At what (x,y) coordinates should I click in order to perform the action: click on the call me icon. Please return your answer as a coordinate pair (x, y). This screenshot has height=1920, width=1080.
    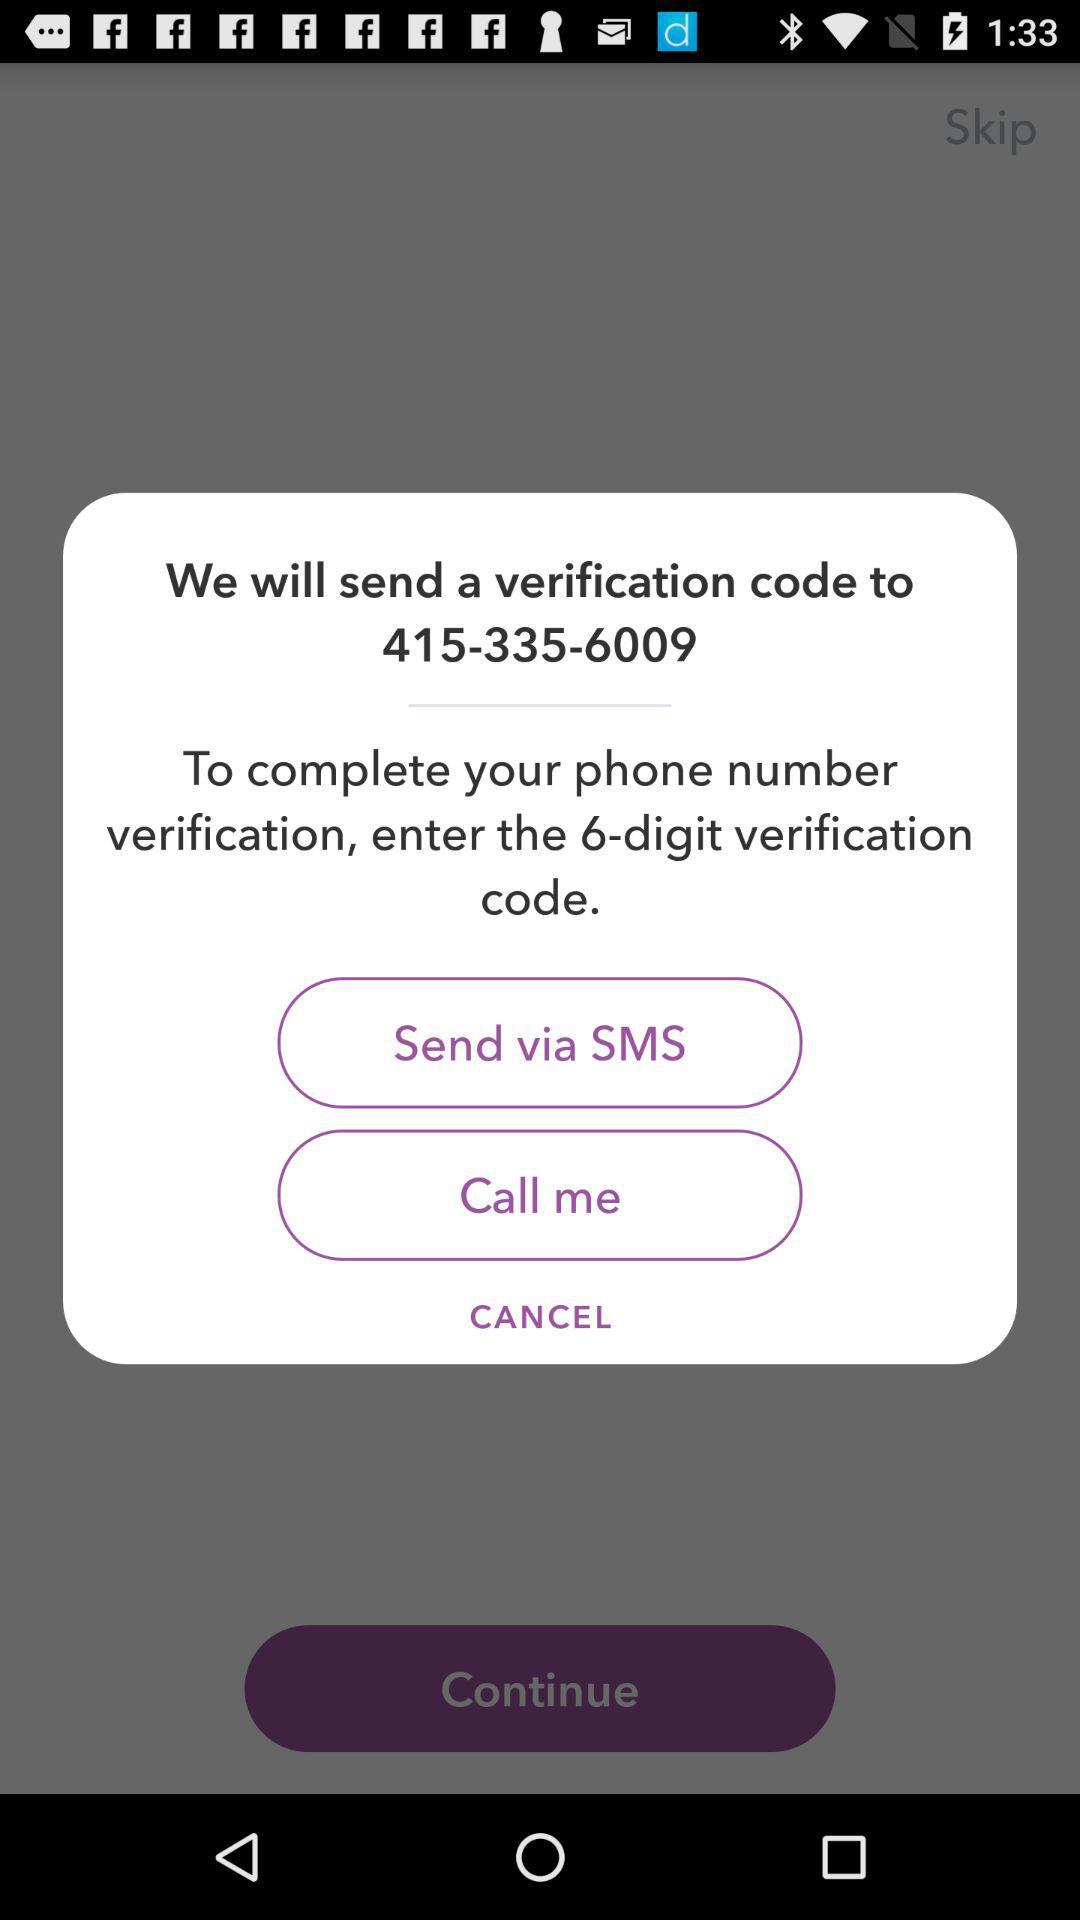
    Looking at the image, I should click on (540, 1195).